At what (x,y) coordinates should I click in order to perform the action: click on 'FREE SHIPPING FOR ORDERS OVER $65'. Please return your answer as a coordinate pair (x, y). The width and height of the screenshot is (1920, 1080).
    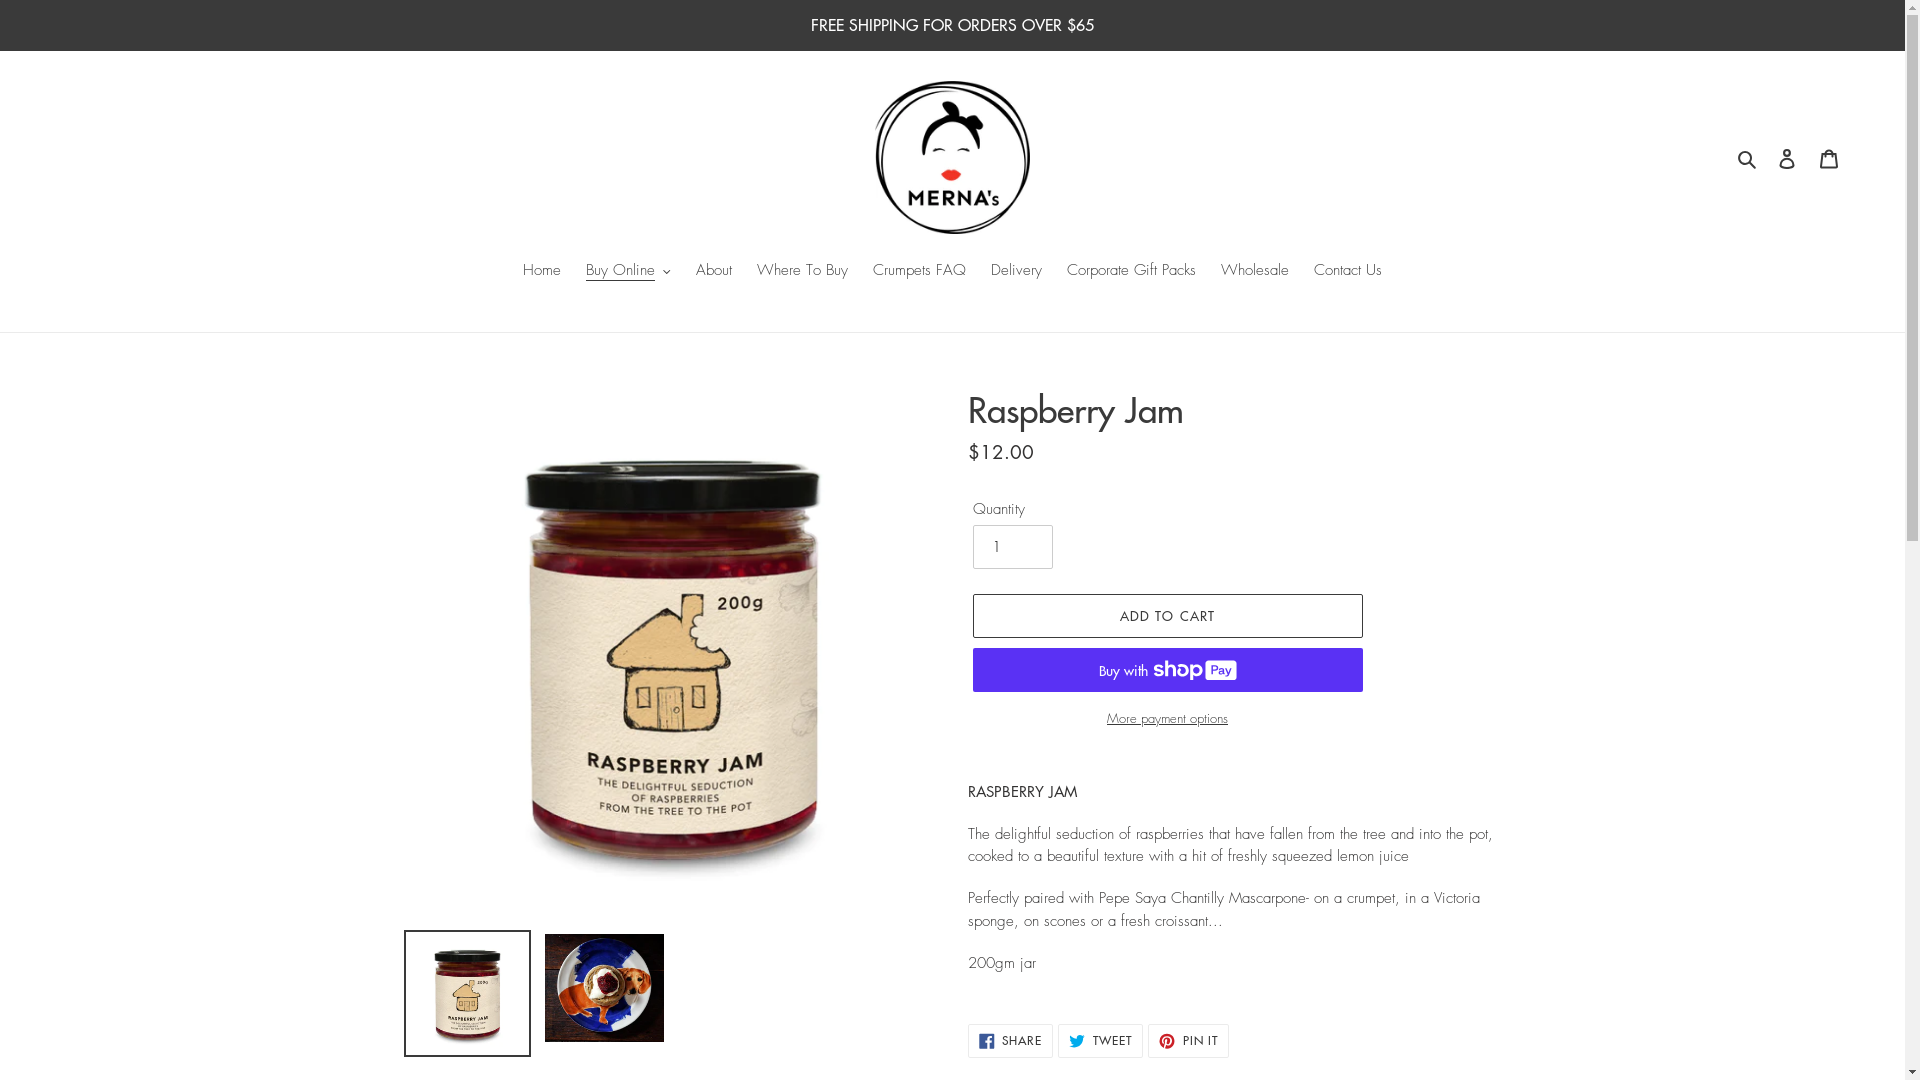
    Looking at the image, I should click on (951, 24).